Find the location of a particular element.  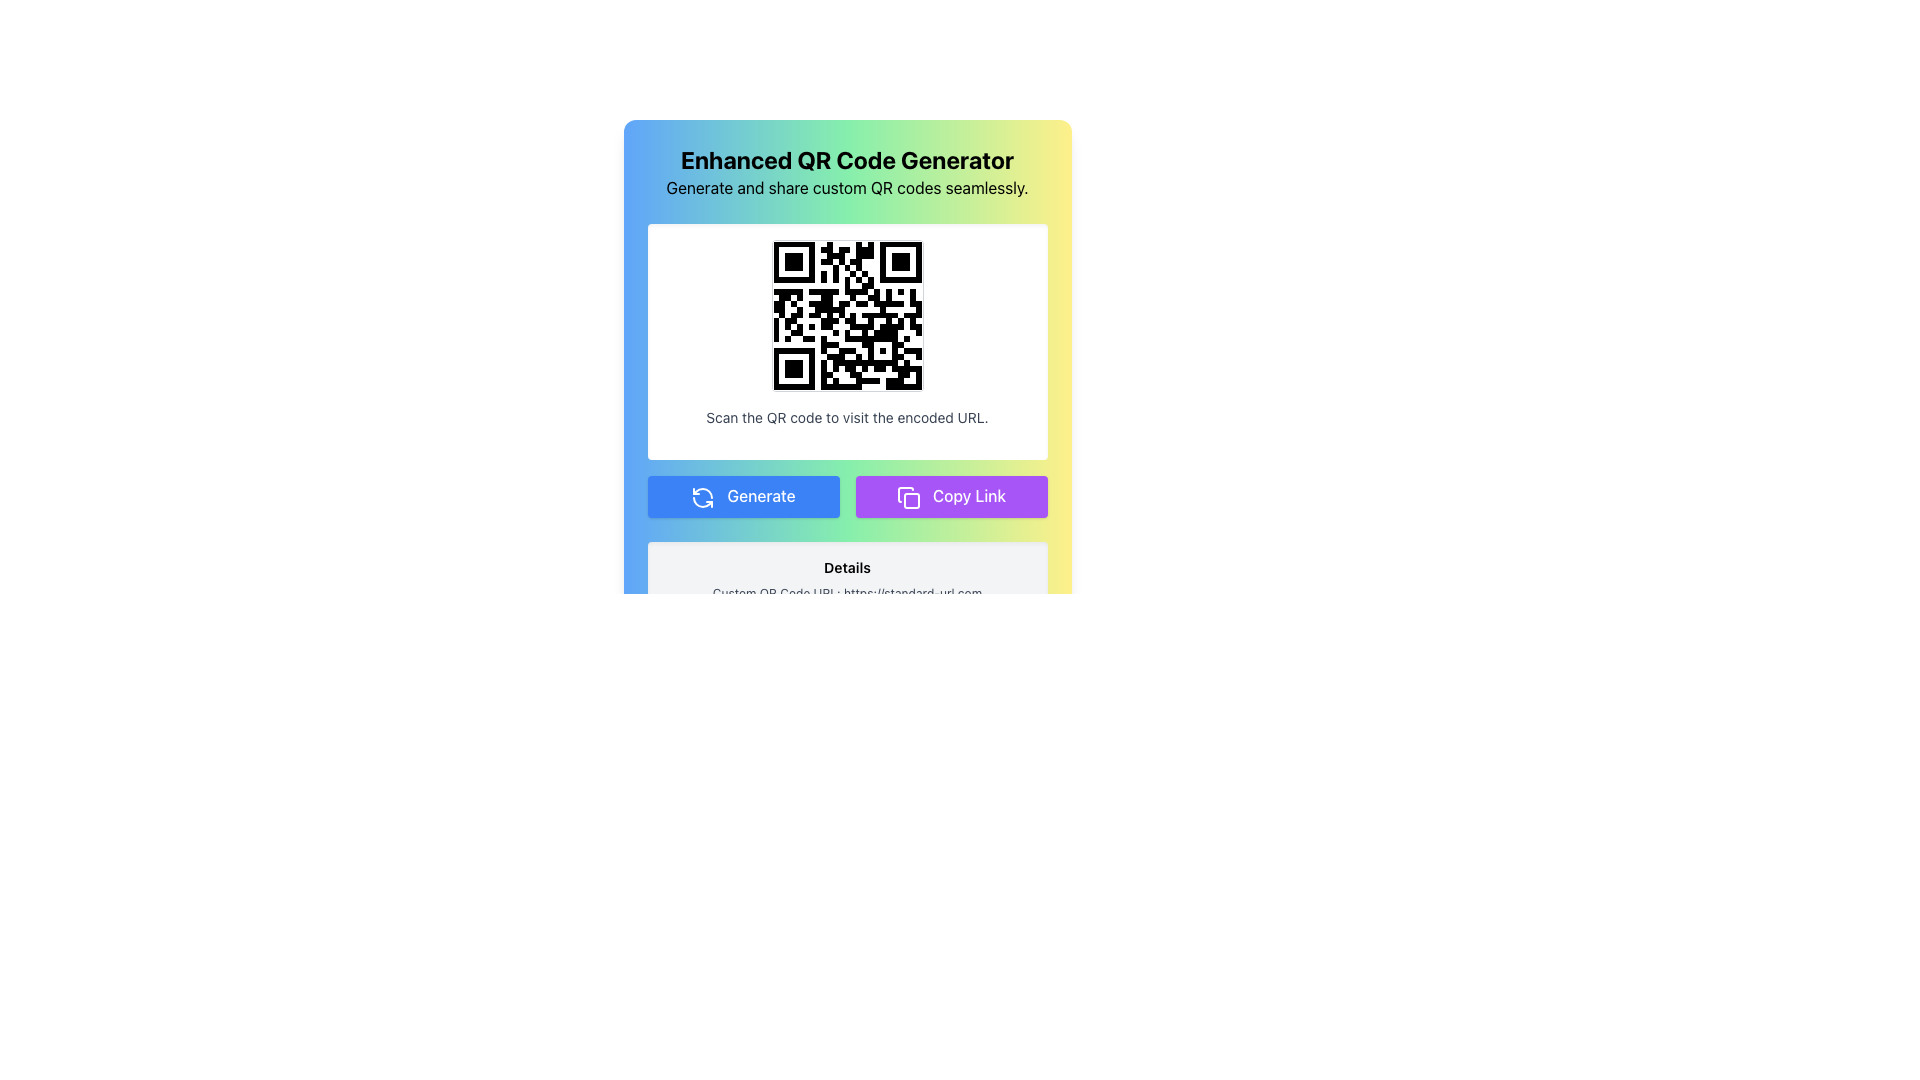

the blue button labeled 'Generate' with a refresh symbol is located at coordinates (742, 495).